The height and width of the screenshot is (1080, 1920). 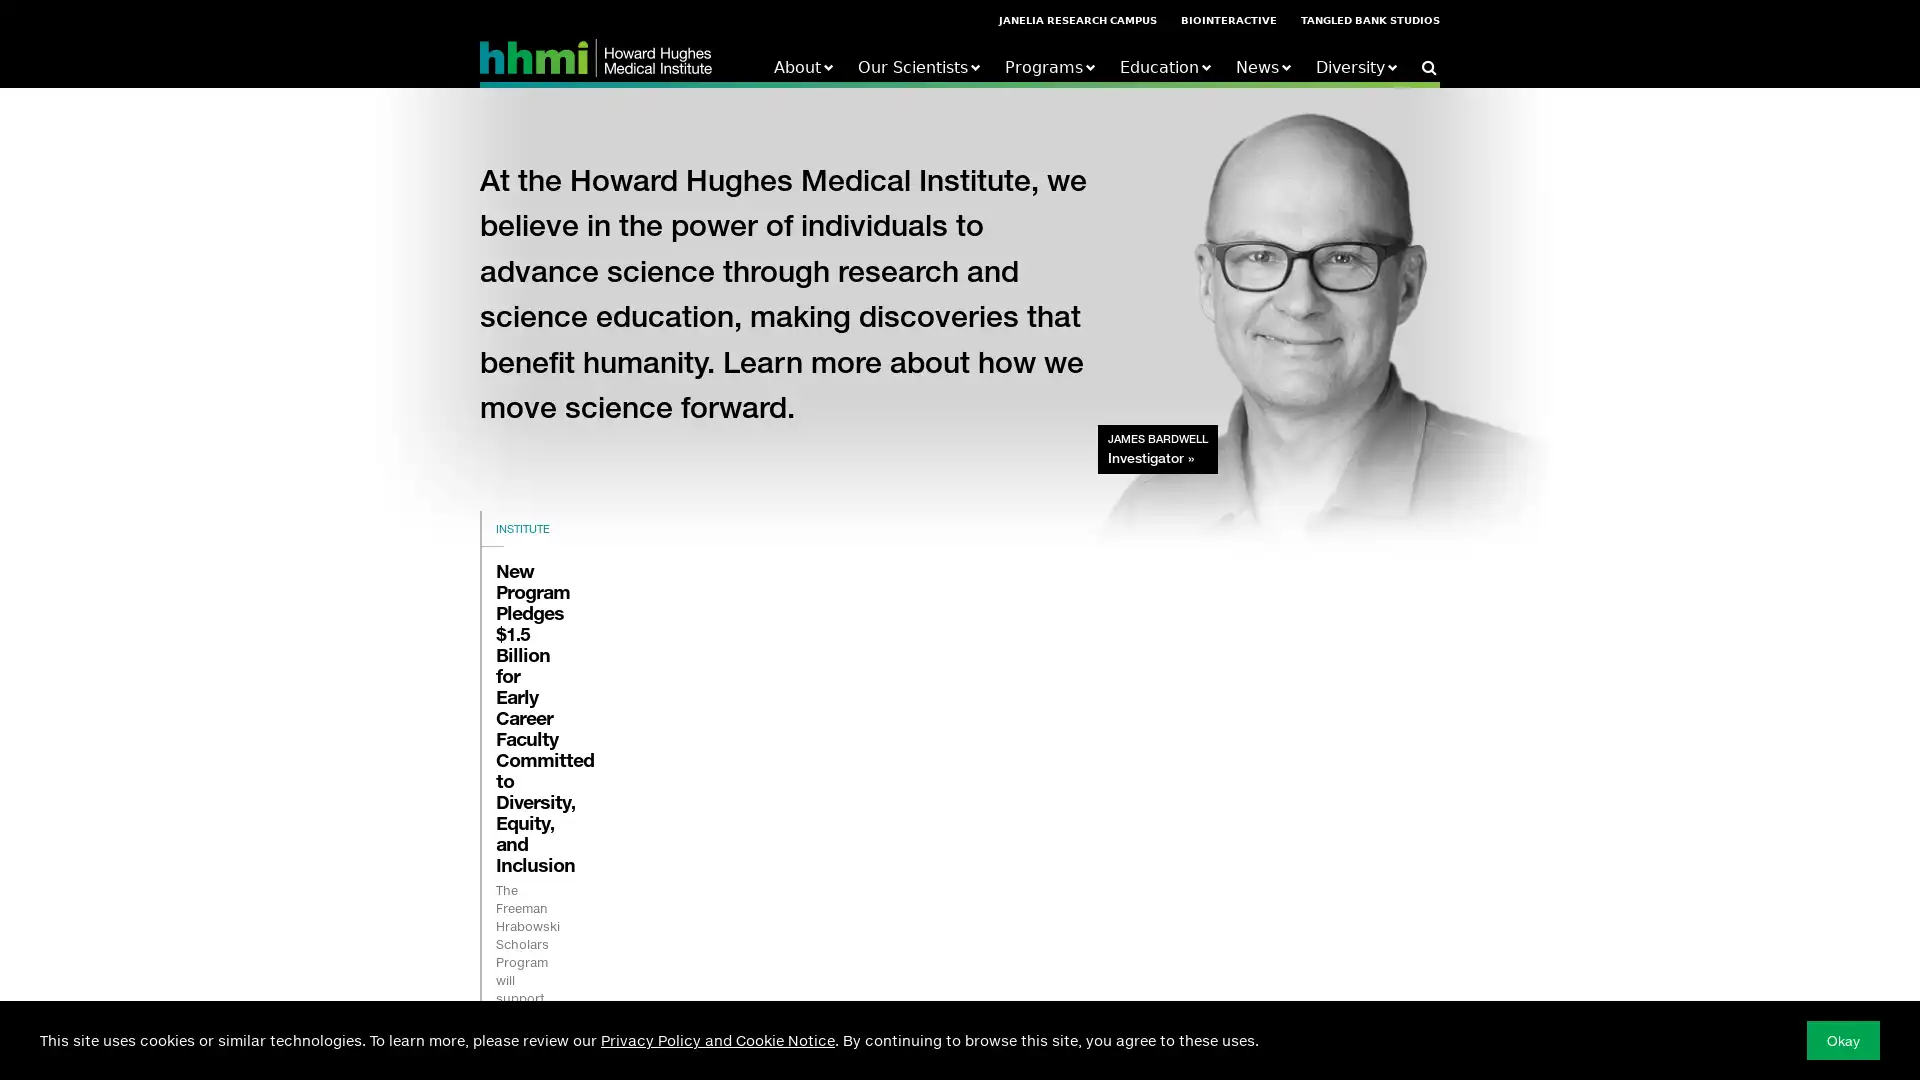 I want to click on Our Scientists, so click(x=918, y=67).